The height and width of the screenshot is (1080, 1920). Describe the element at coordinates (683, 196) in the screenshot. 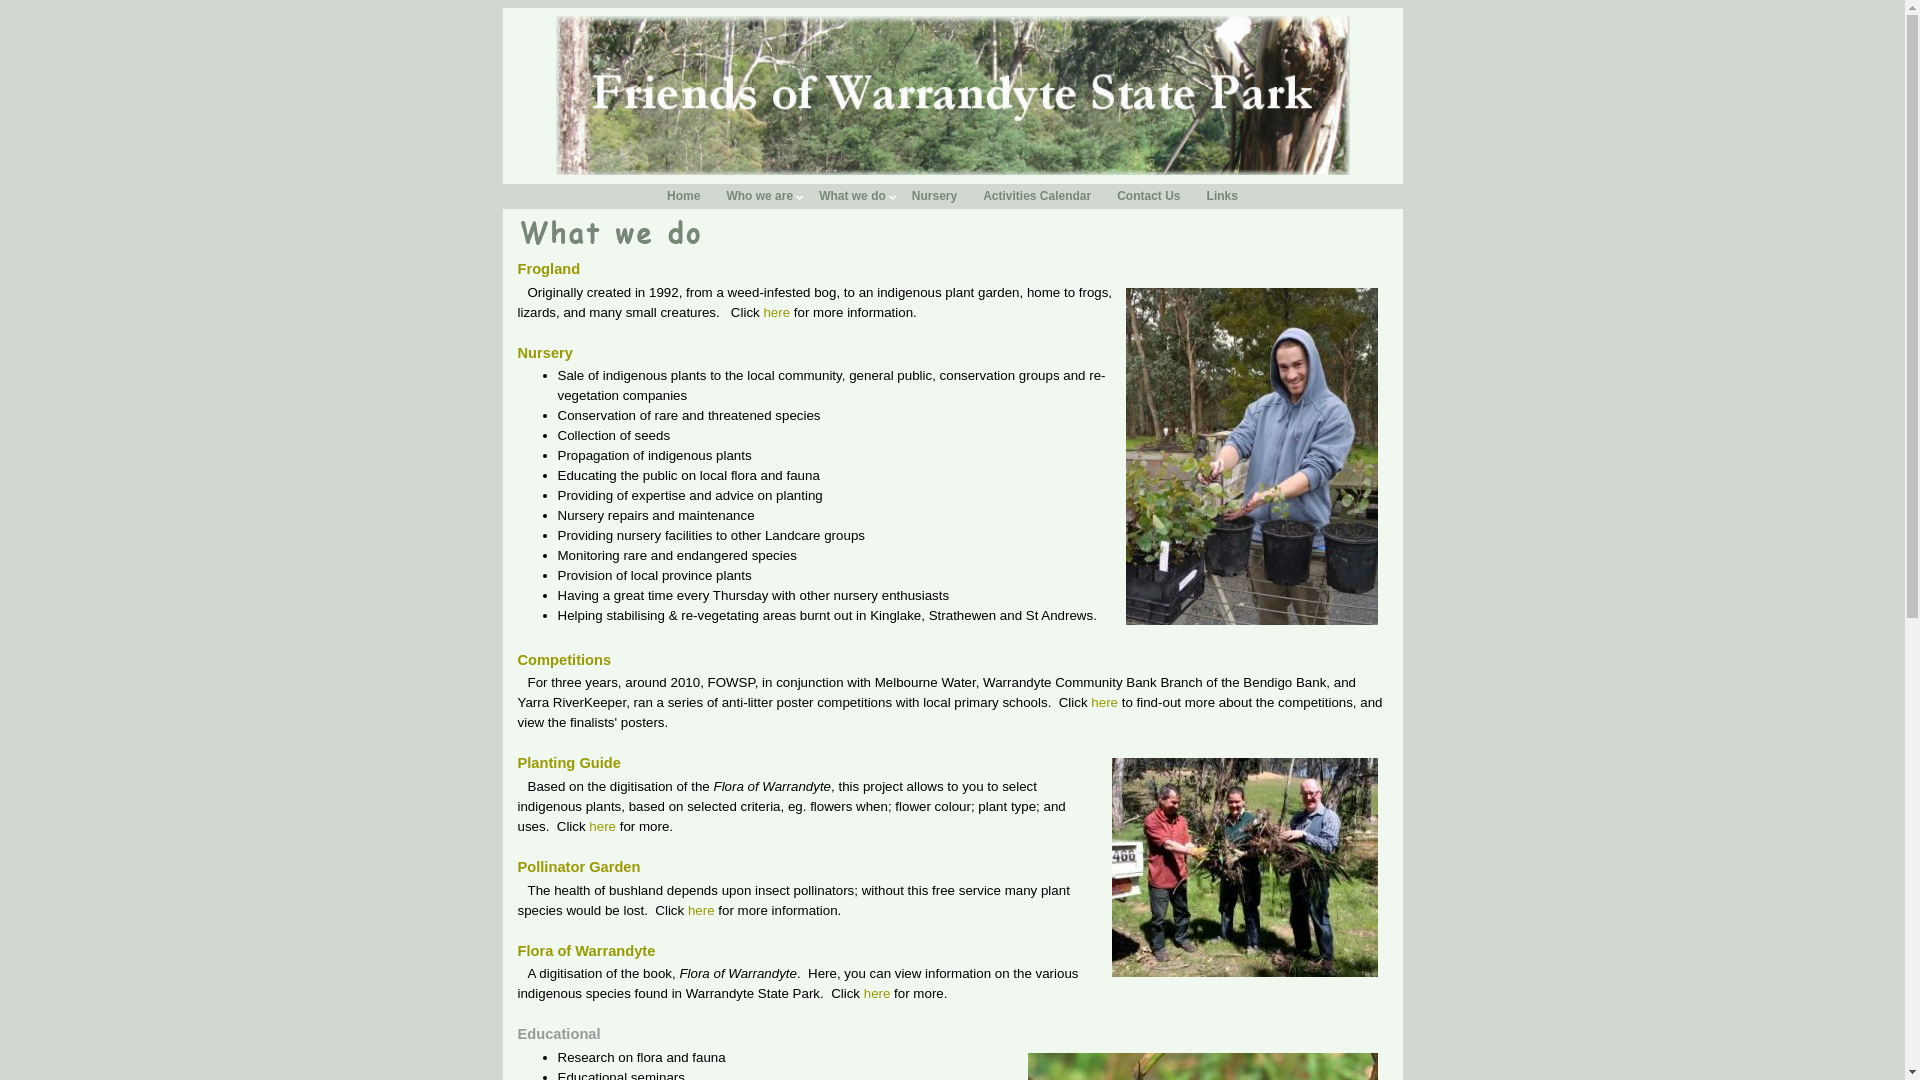

I see `'Home'` at that location.